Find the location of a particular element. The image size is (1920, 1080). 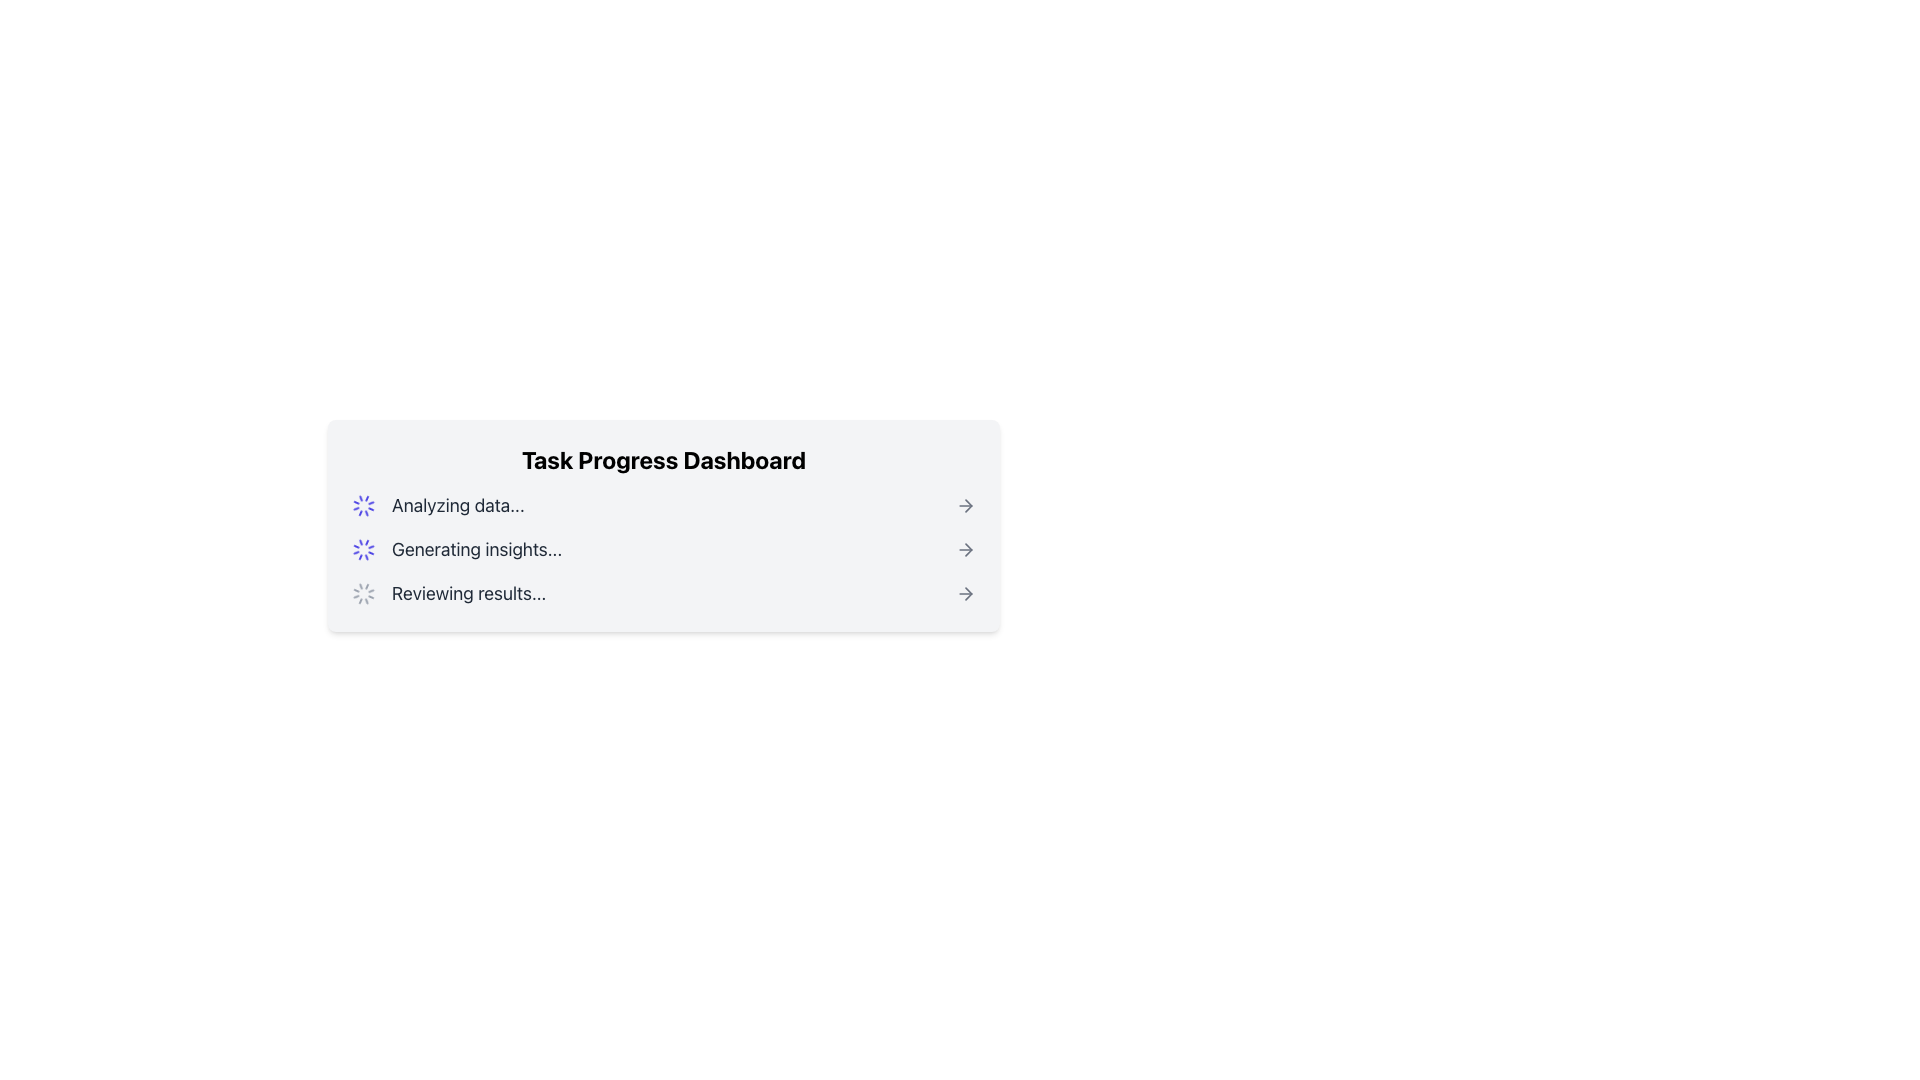

the Loader icon located to the left of the text 'Generating insights...' in the 'Task Progress Dashboard' section to indicate an ongoing loading state is located at coordinates (364, 550).